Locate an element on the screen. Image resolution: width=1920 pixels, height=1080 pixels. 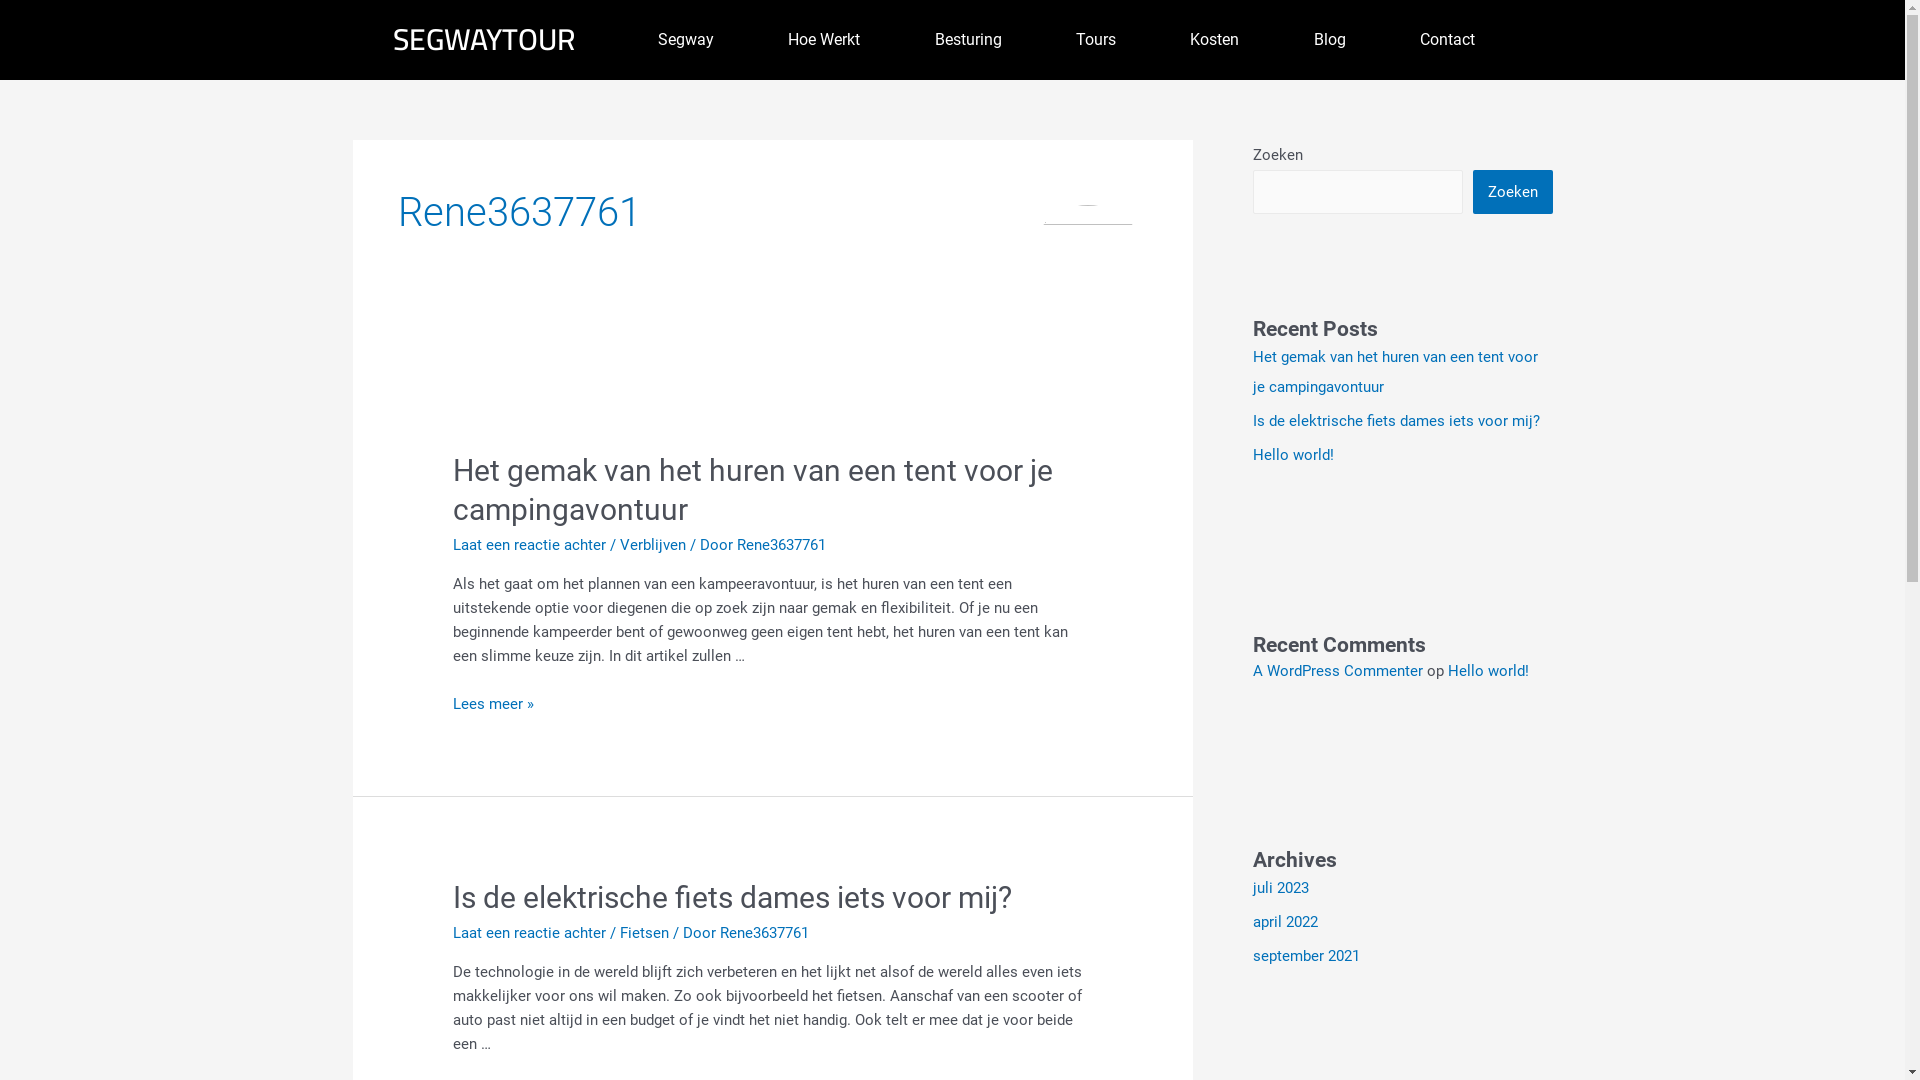
'Hello world!' is located at coordinates (1488, 671).